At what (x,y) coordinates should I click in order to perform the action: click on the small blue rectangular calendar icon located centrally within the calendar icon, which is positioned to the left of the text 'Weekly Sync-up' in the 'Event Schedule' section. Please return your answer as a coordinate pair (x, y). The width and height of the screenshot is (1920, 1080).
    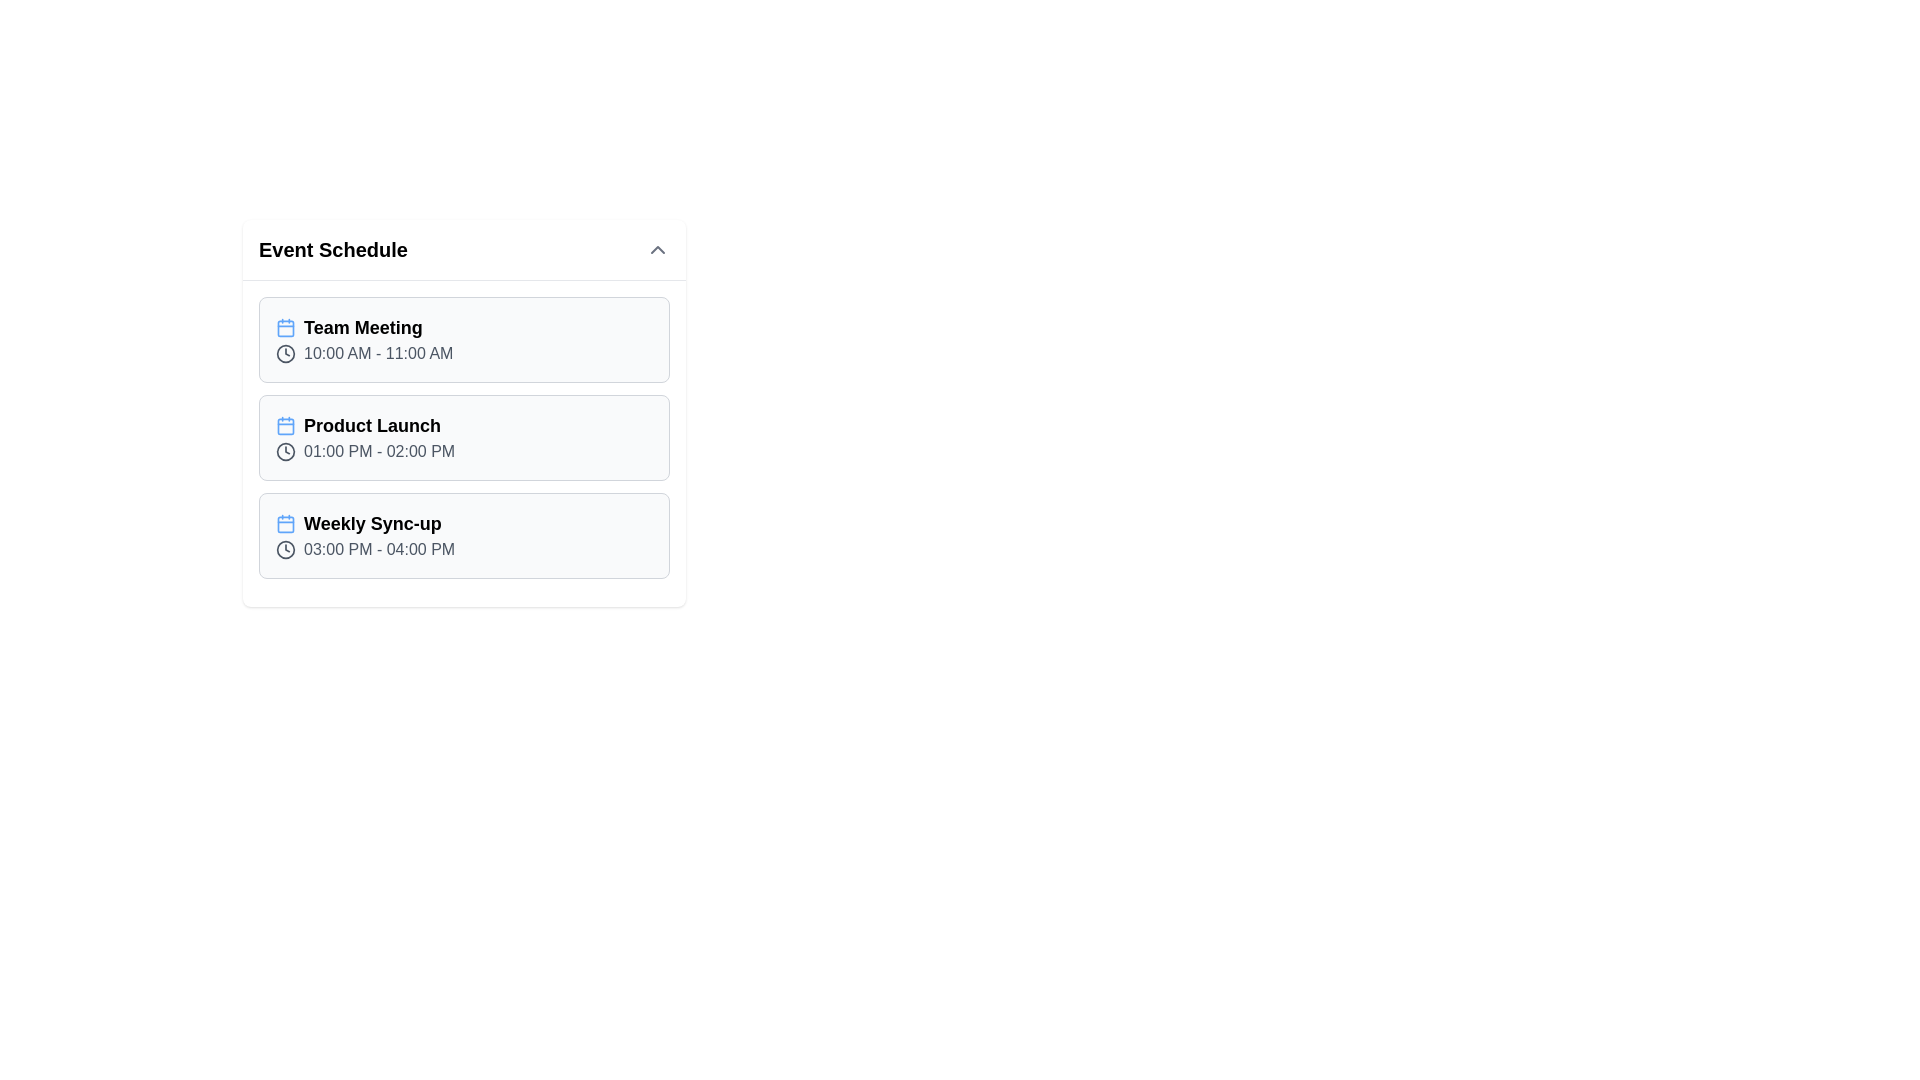
    Looking at the image, I should click on (285, 523).